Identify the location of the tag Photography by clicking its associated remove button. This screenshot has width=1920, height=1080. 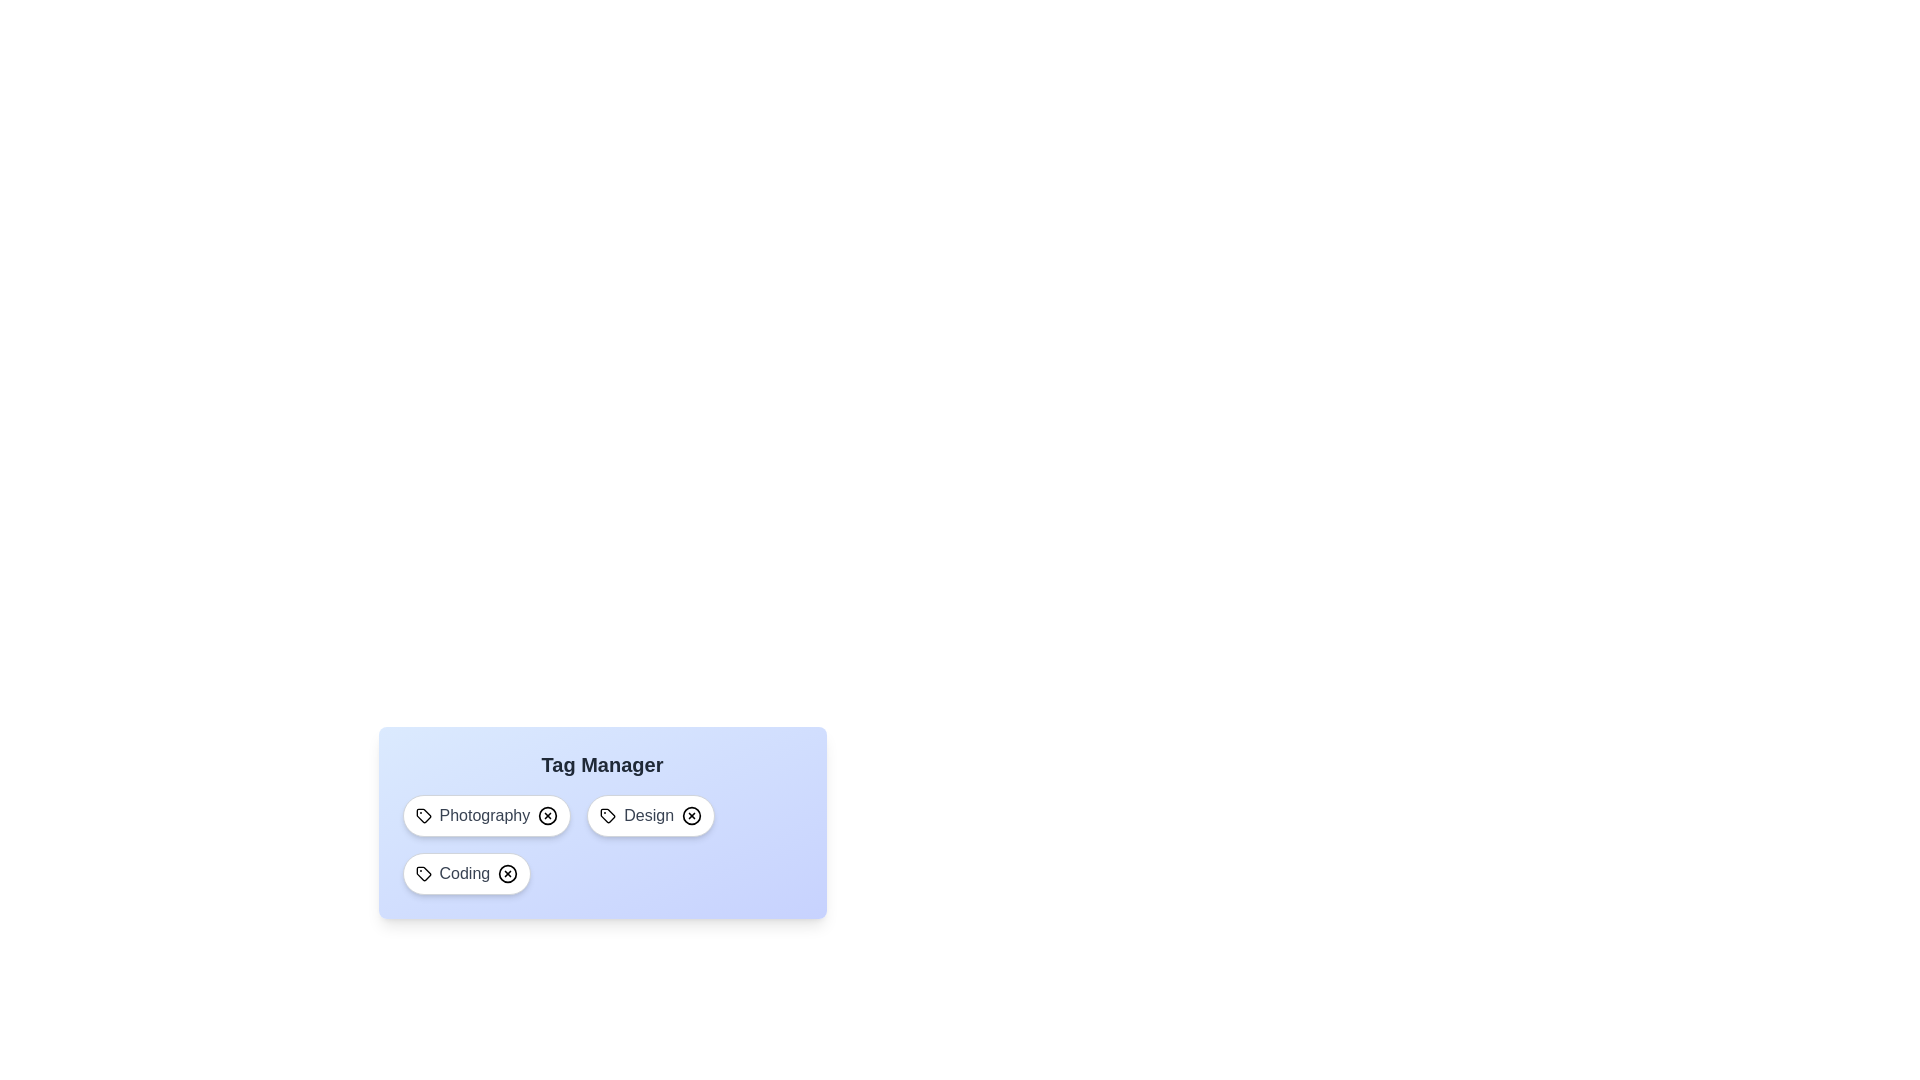
(548, 816).